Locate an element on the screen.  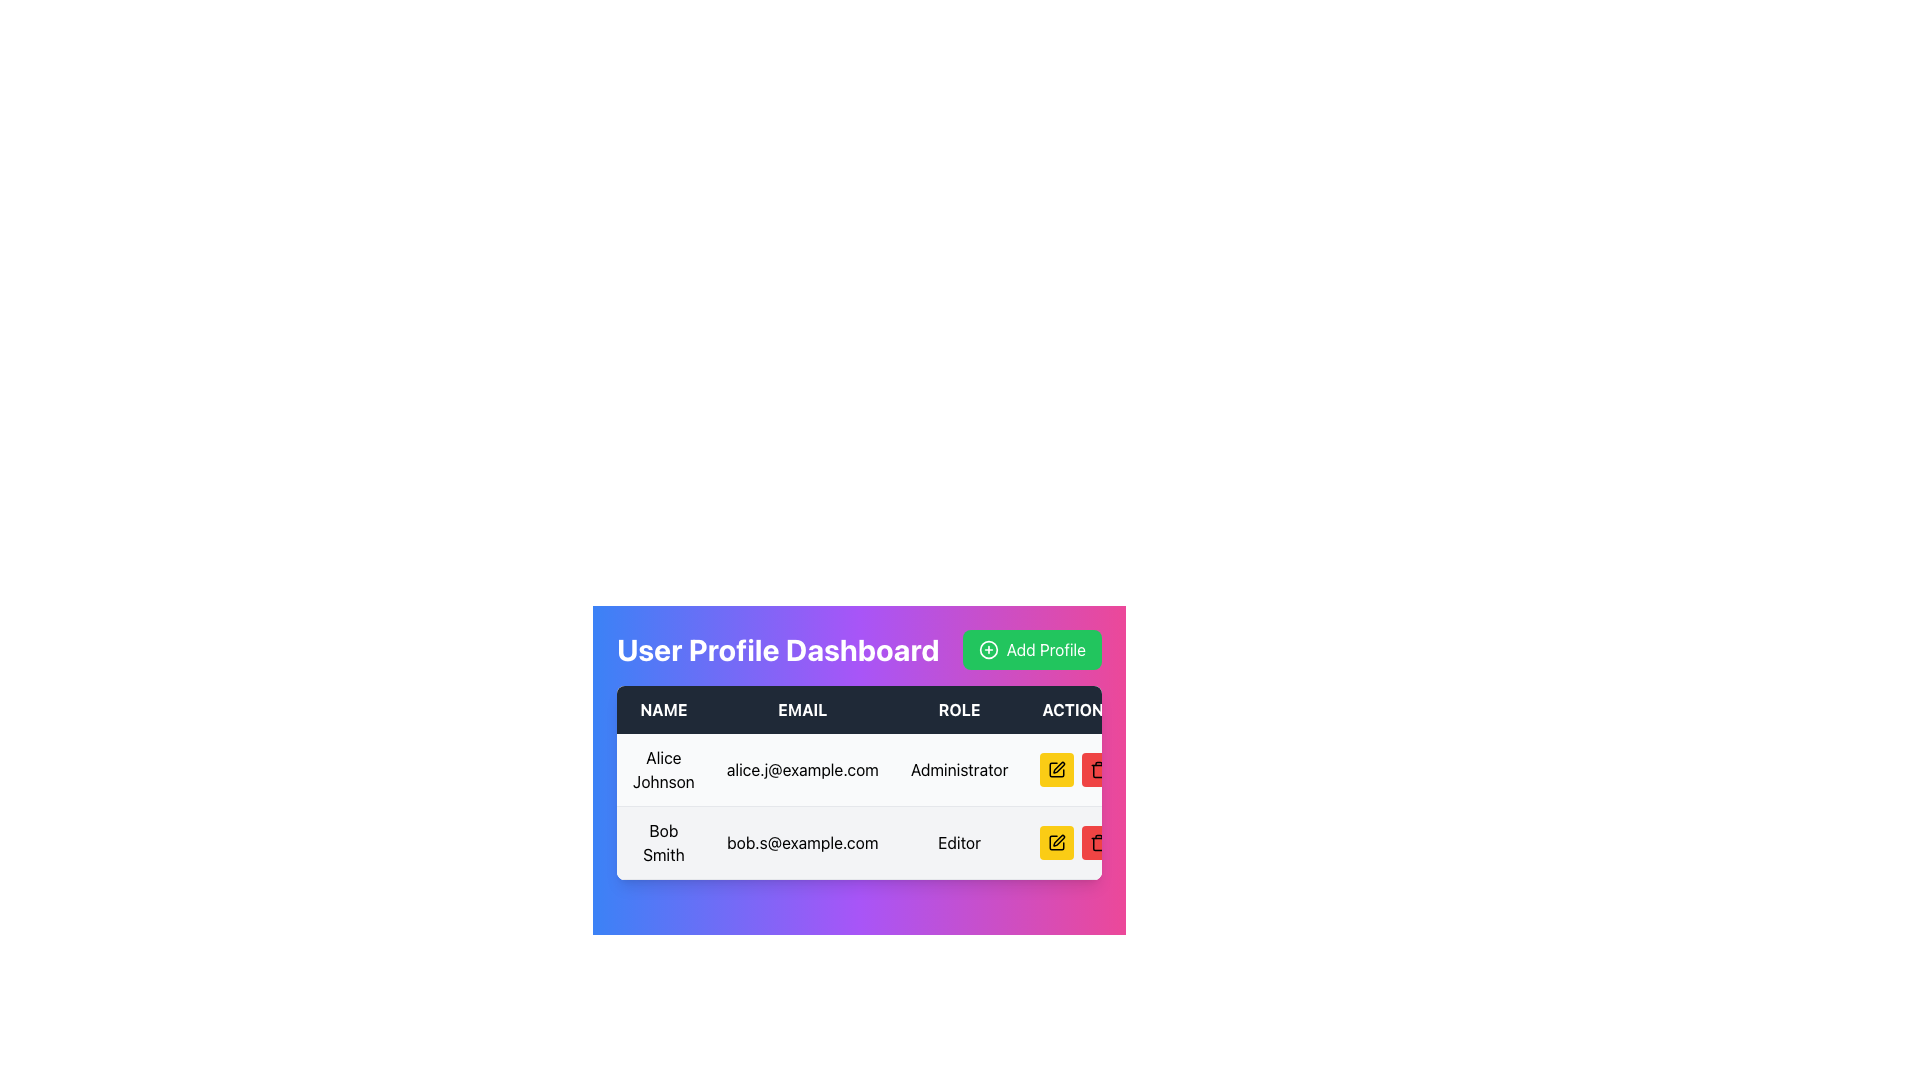
the edit icon for user profile 'Bob Smith', which is located in the action column of the second row in the user profile table, represented by a pencil icon inside a yellow square is located at coordinates (1058, 766).